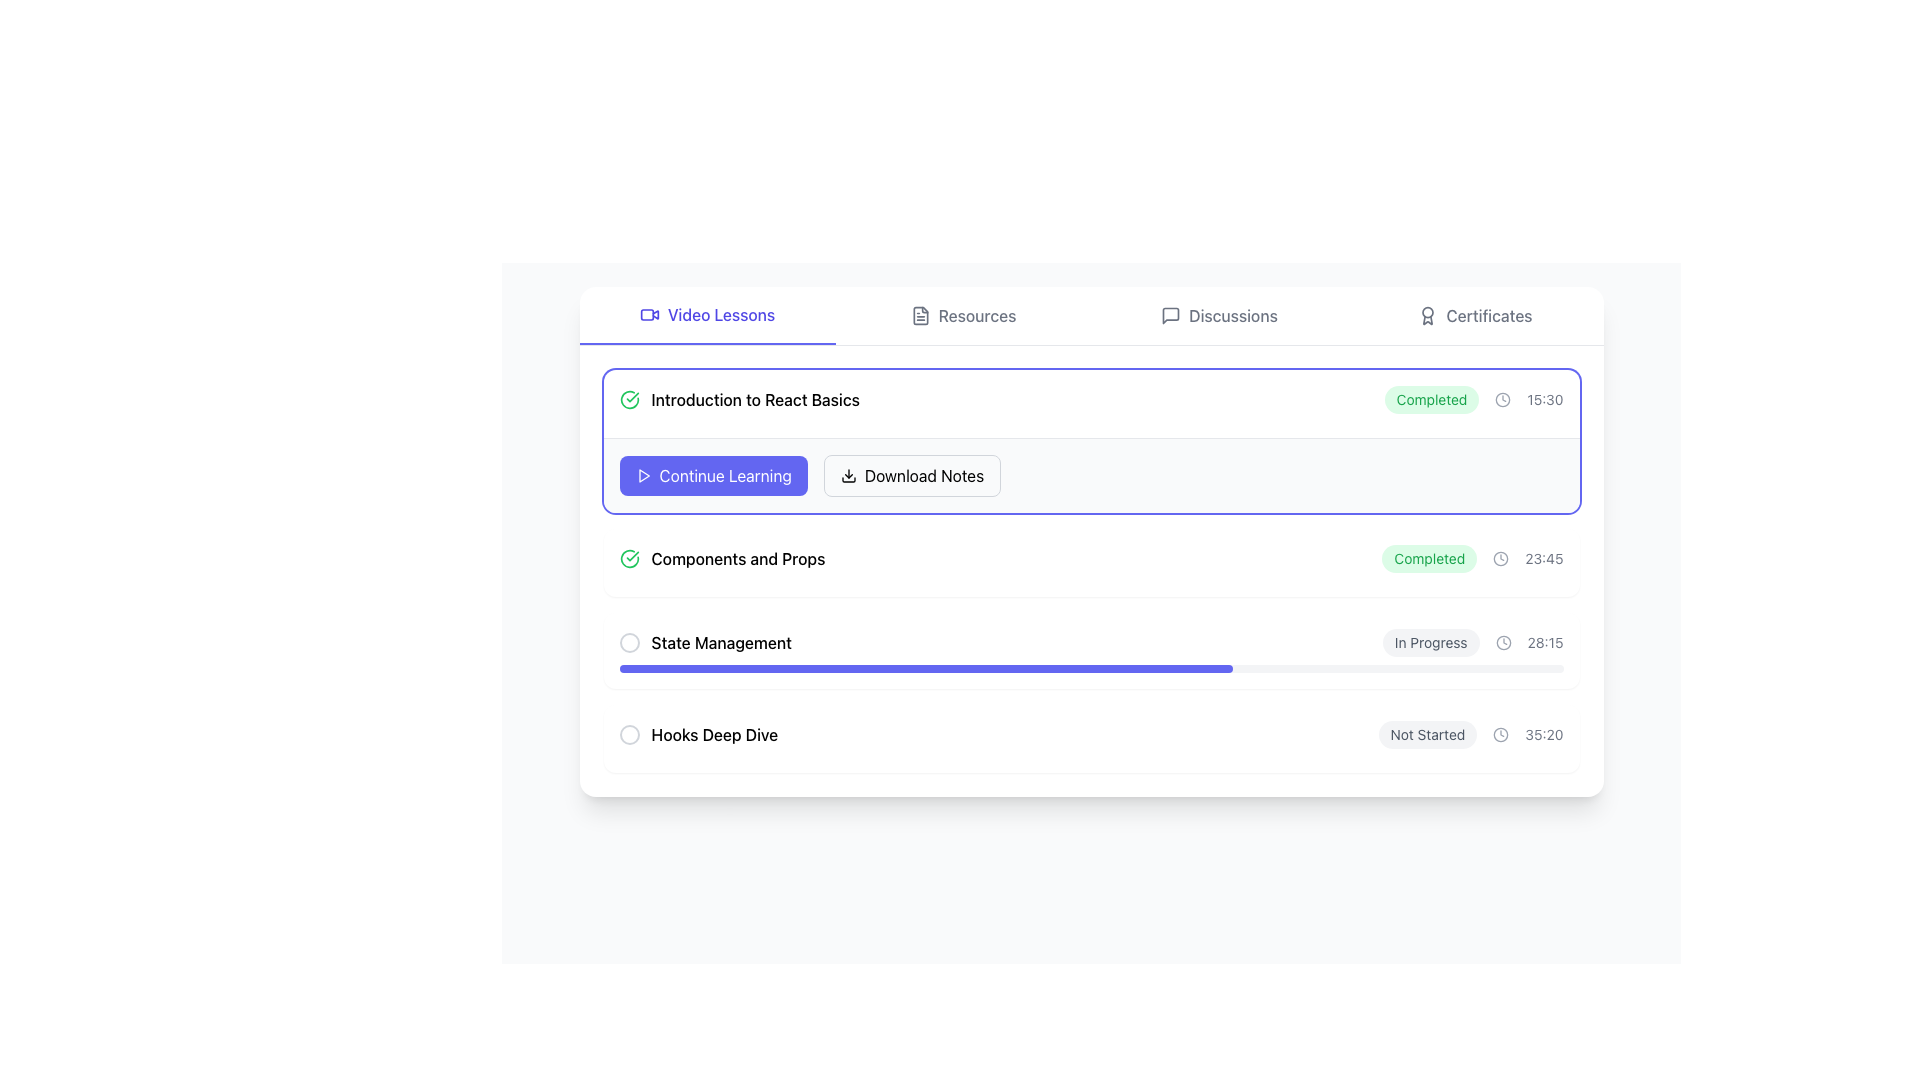 The image size is (1920, 1080). I want to click on the list item containing the text 'Components and Props', so click(721, 559).